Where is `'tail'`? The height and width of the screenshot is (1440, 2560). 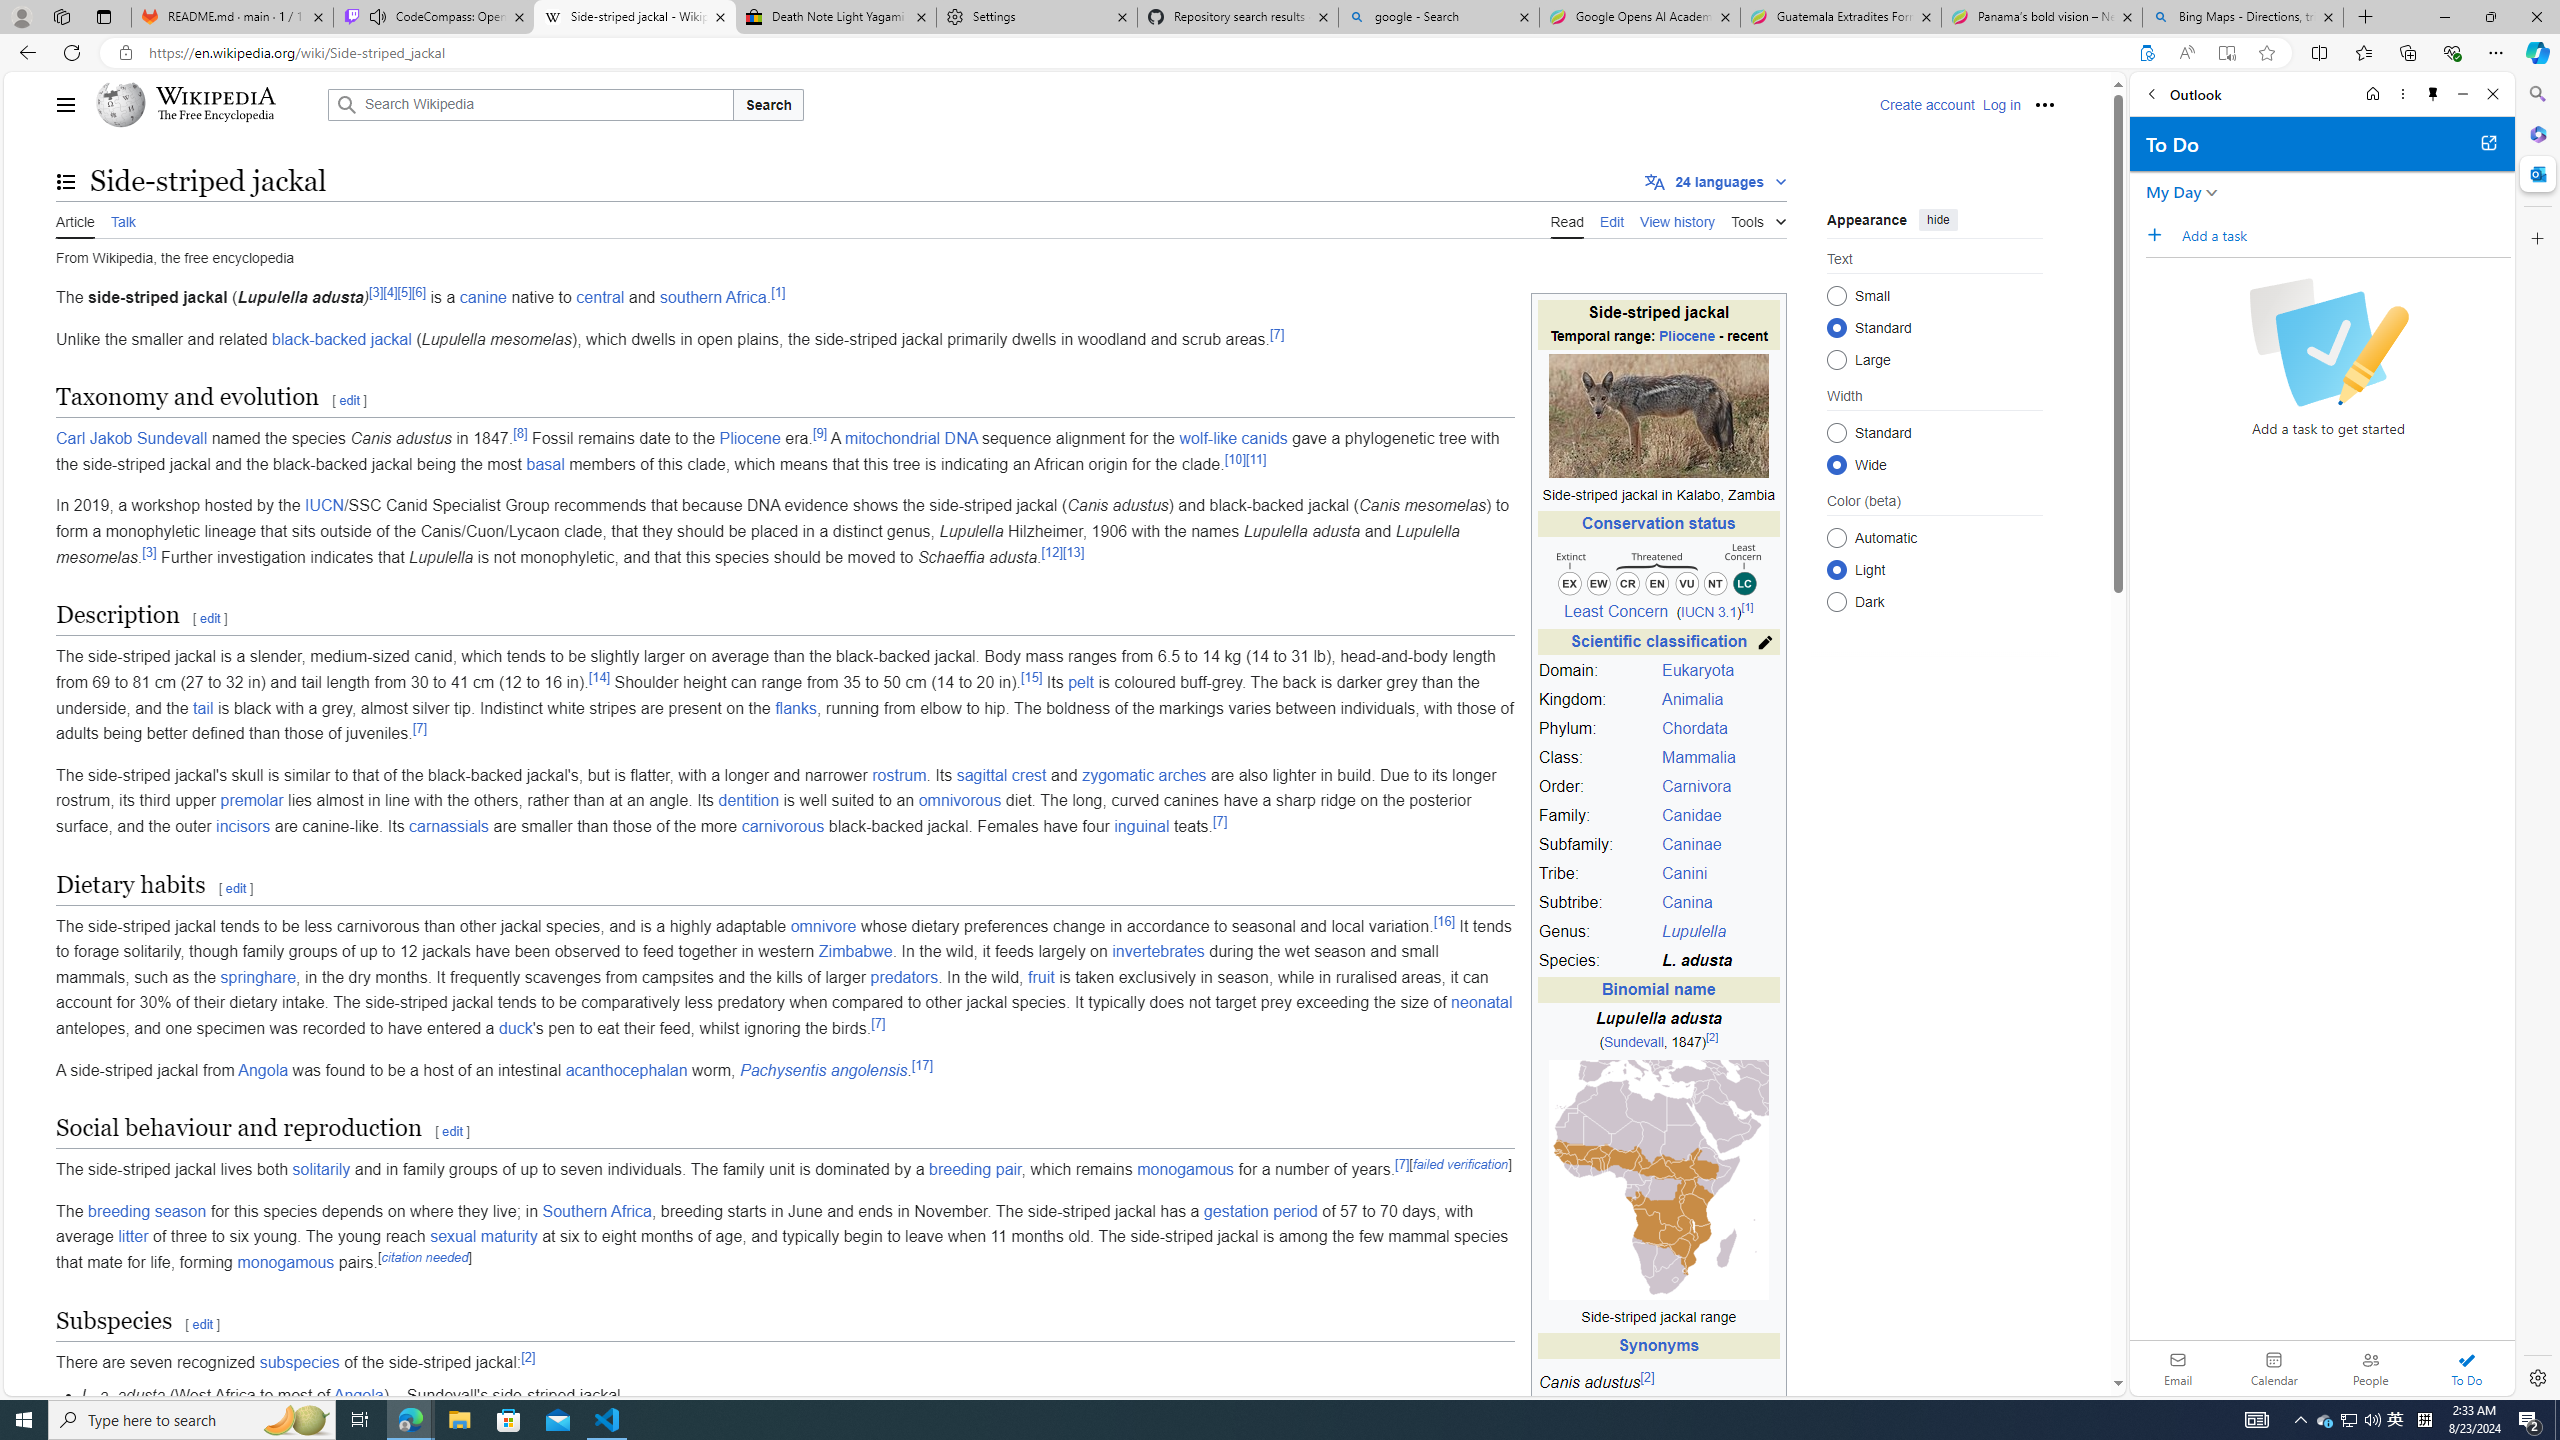 'tail' is located at coordinates (203, 706).